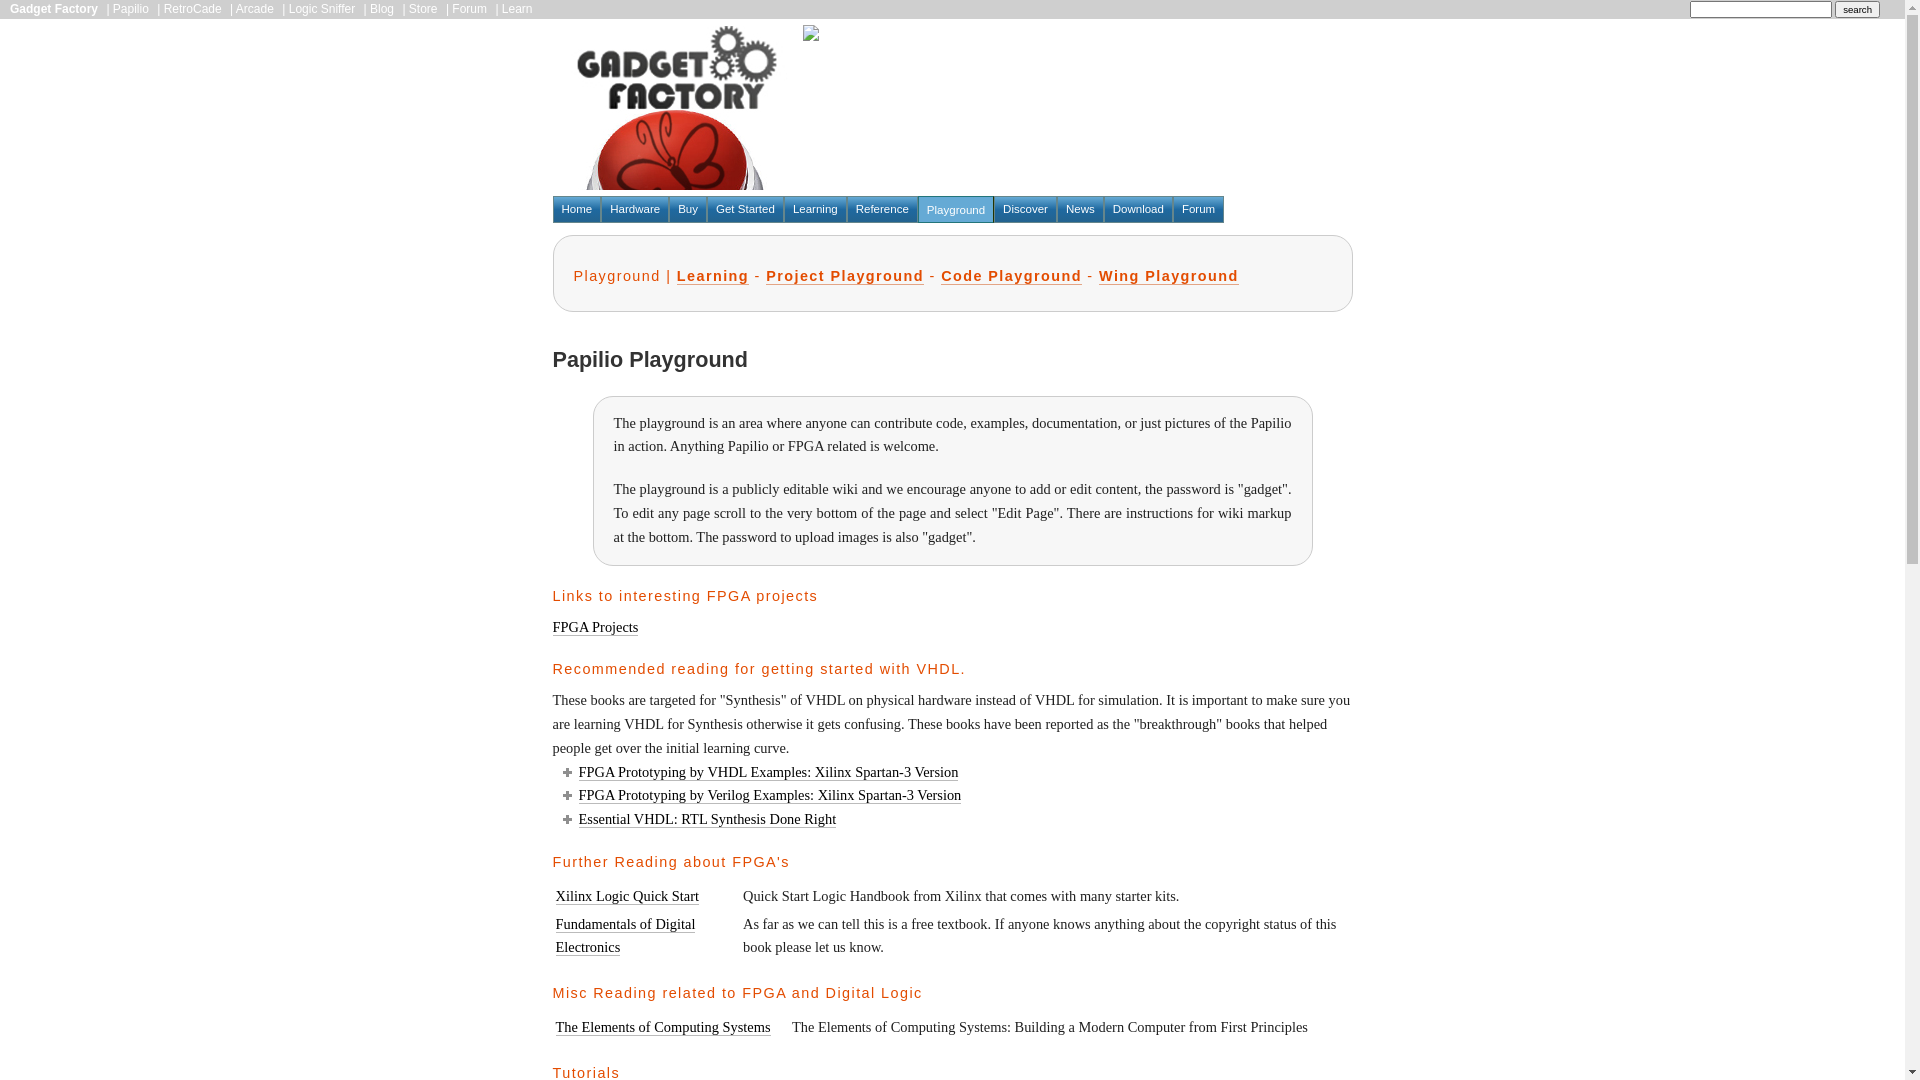  I want to click on 'search', so click(1856, 9).